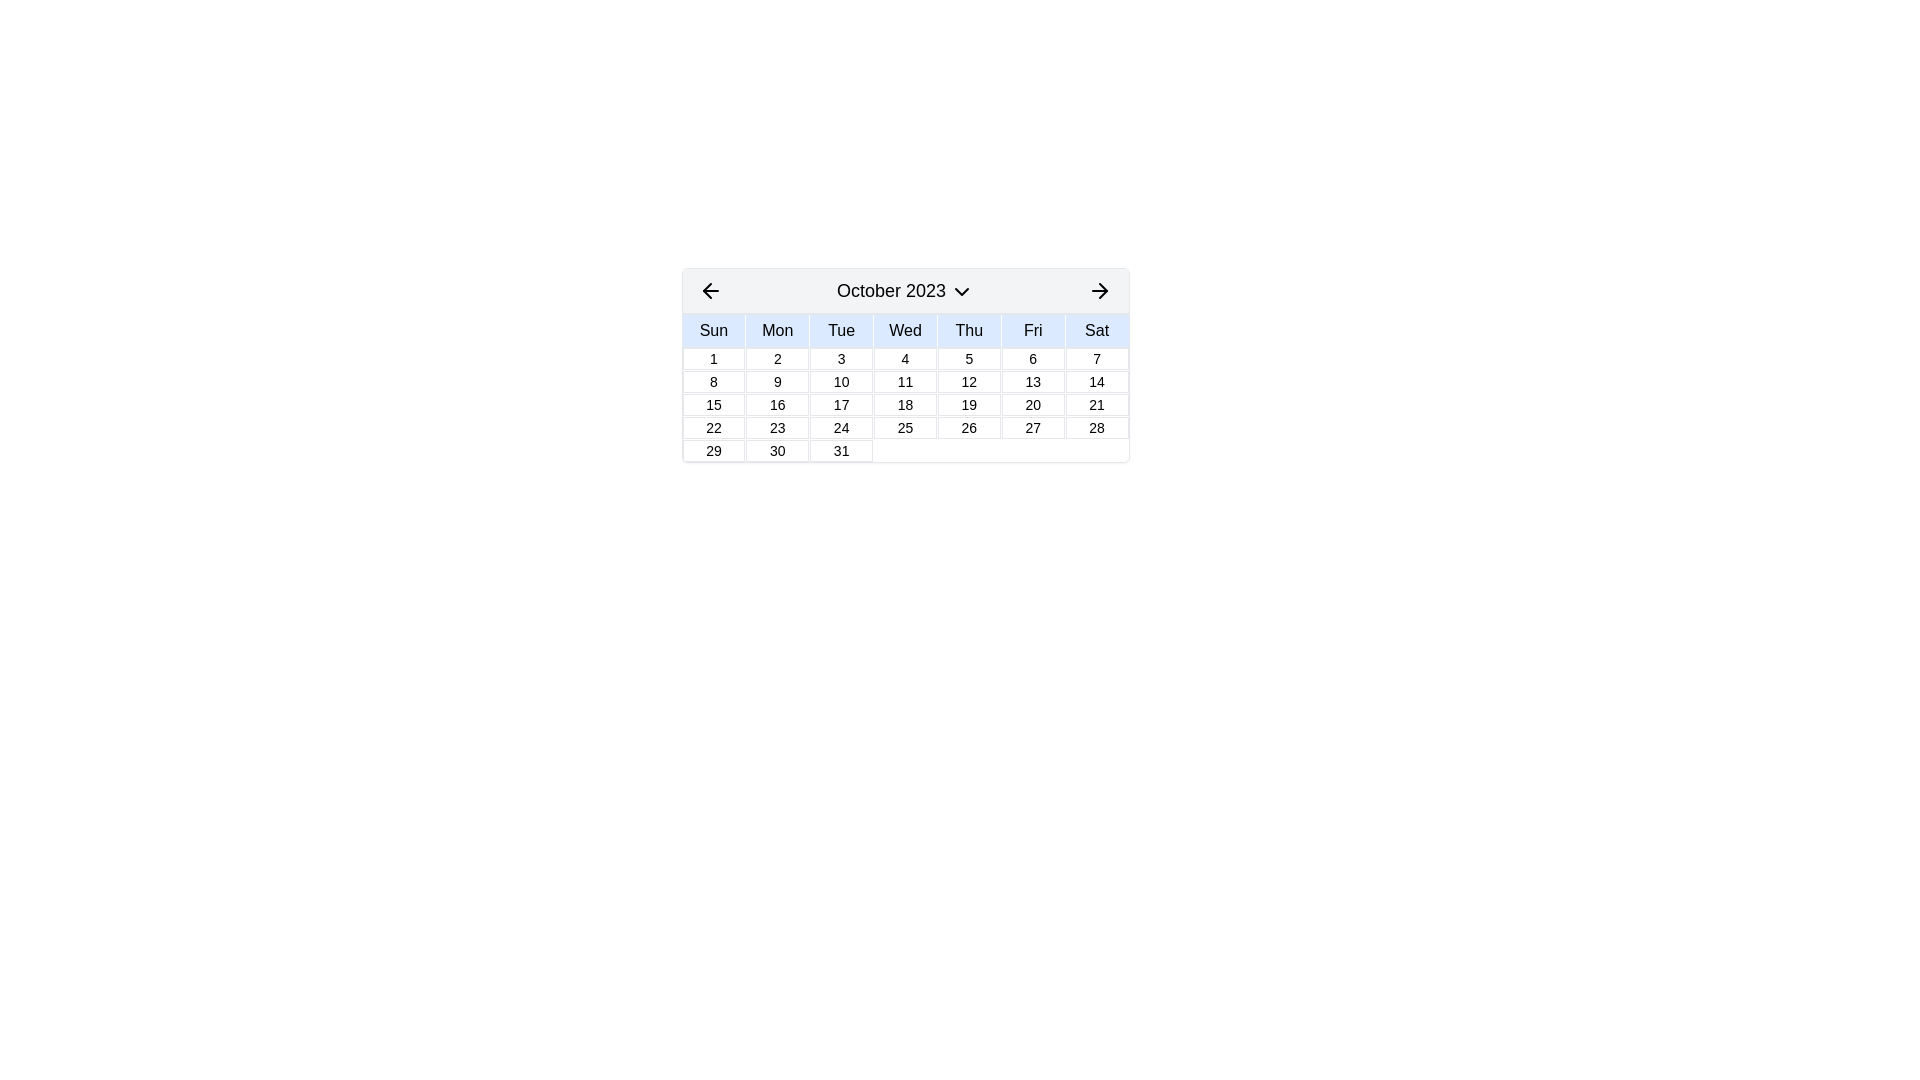  I want to click on the static text displaying the number '17' in the calendar grid, so click(841, 405).